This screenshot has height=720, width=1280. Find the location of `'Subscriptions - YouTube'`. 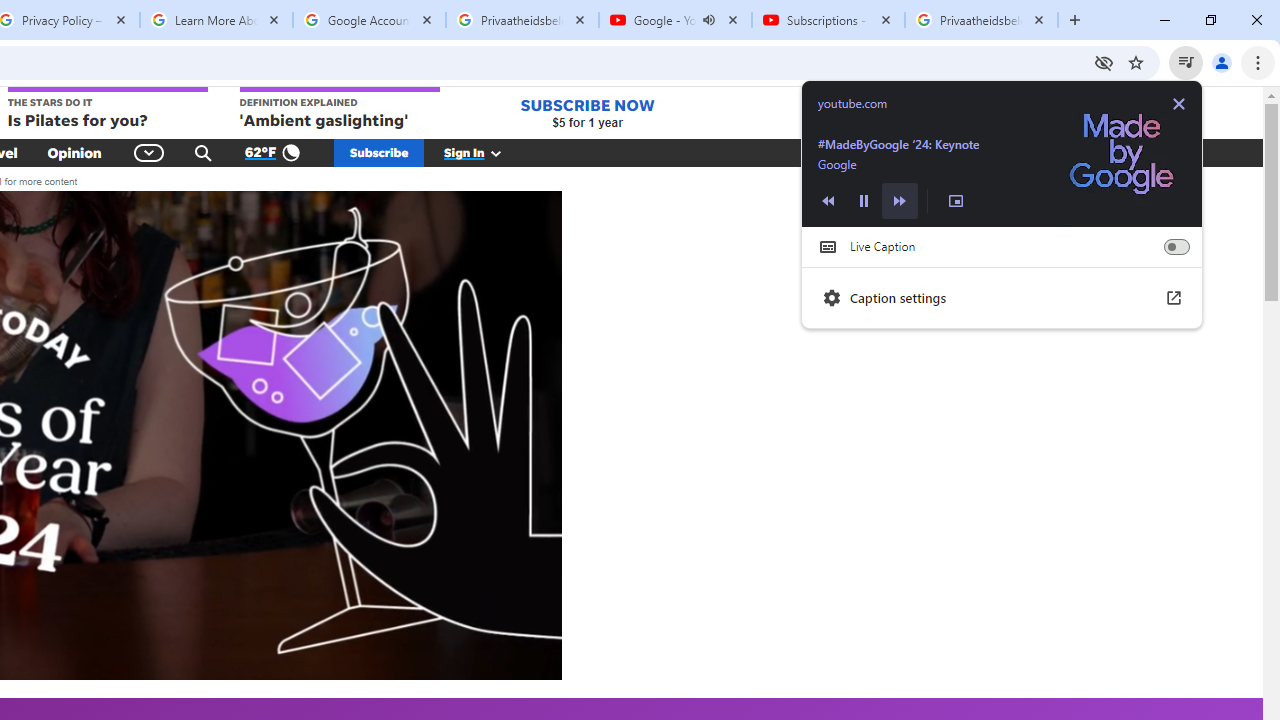

'Subscriptions - YouTube' is located at coordinates (828, 20).